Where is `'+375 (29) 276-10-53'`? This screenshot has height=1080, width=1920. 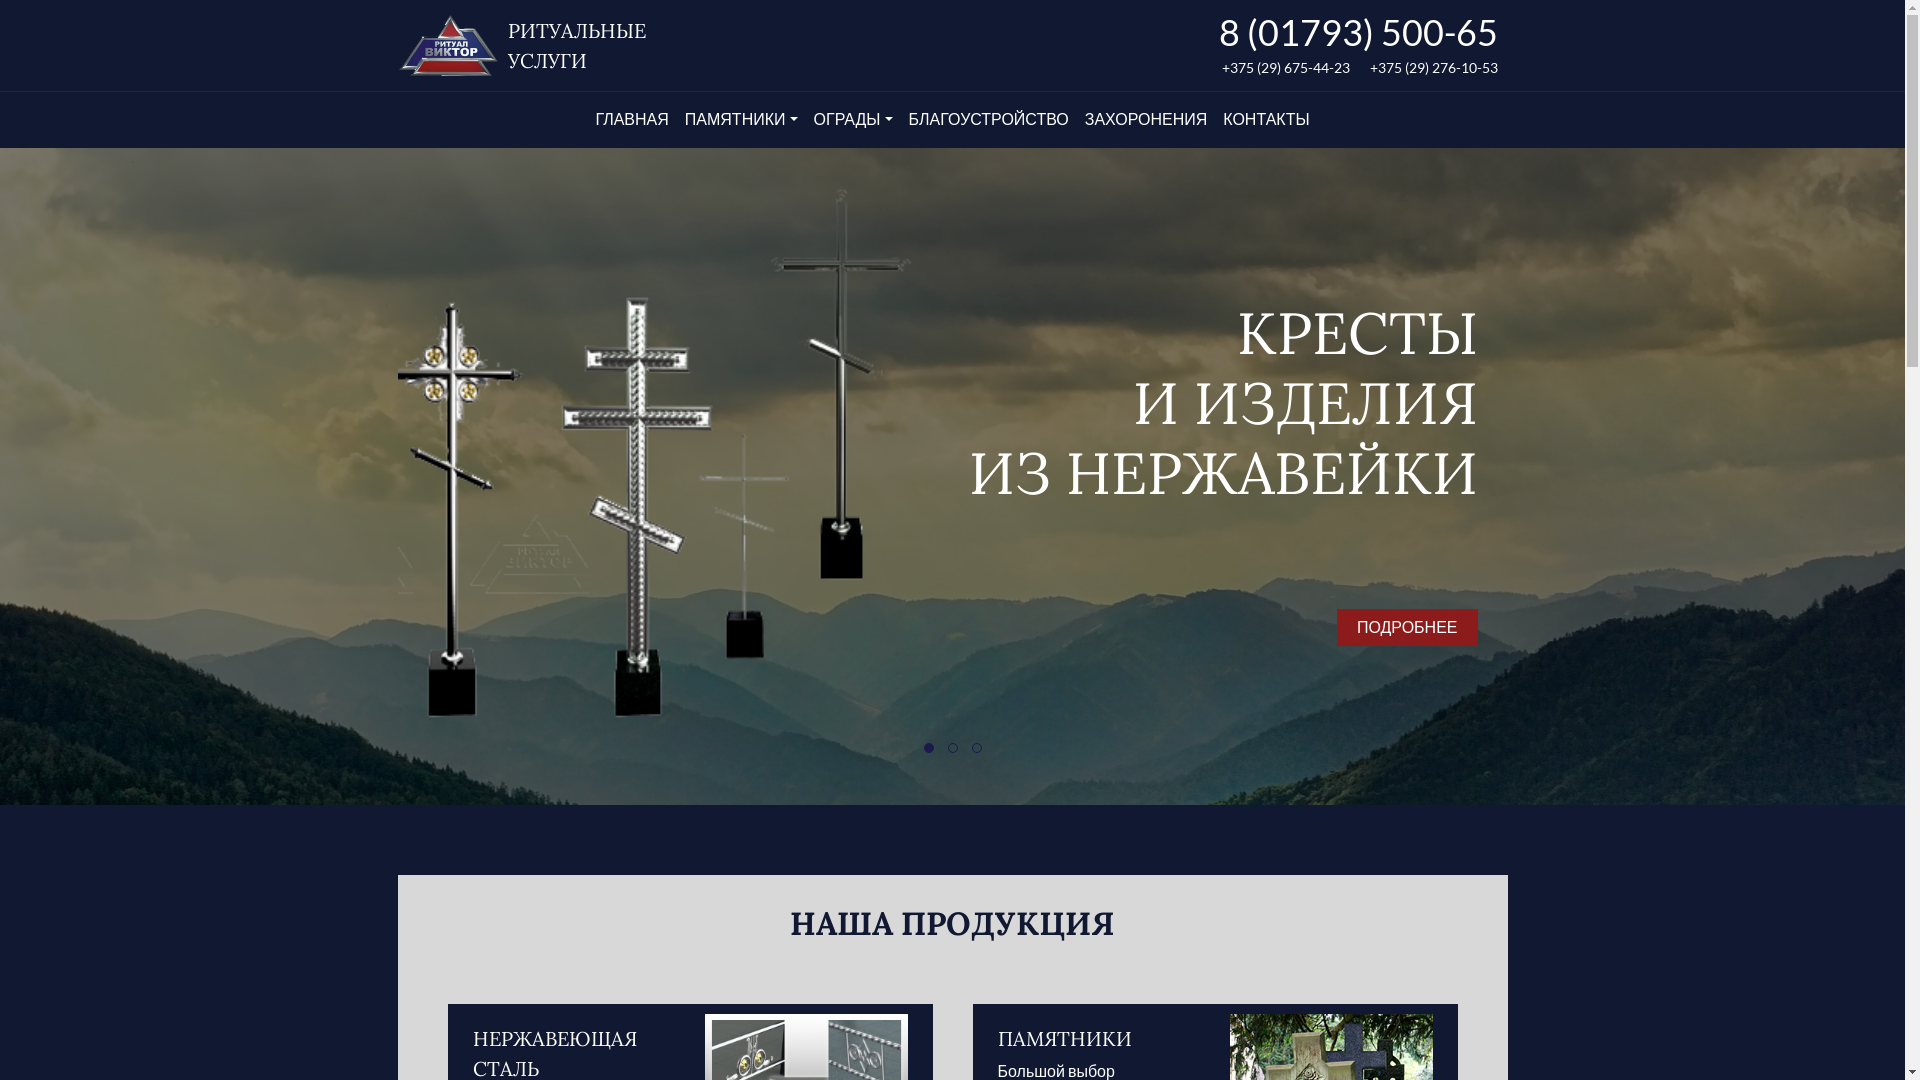 '+375 (29) 276-10-53' is located at coordinates (1433, 66).